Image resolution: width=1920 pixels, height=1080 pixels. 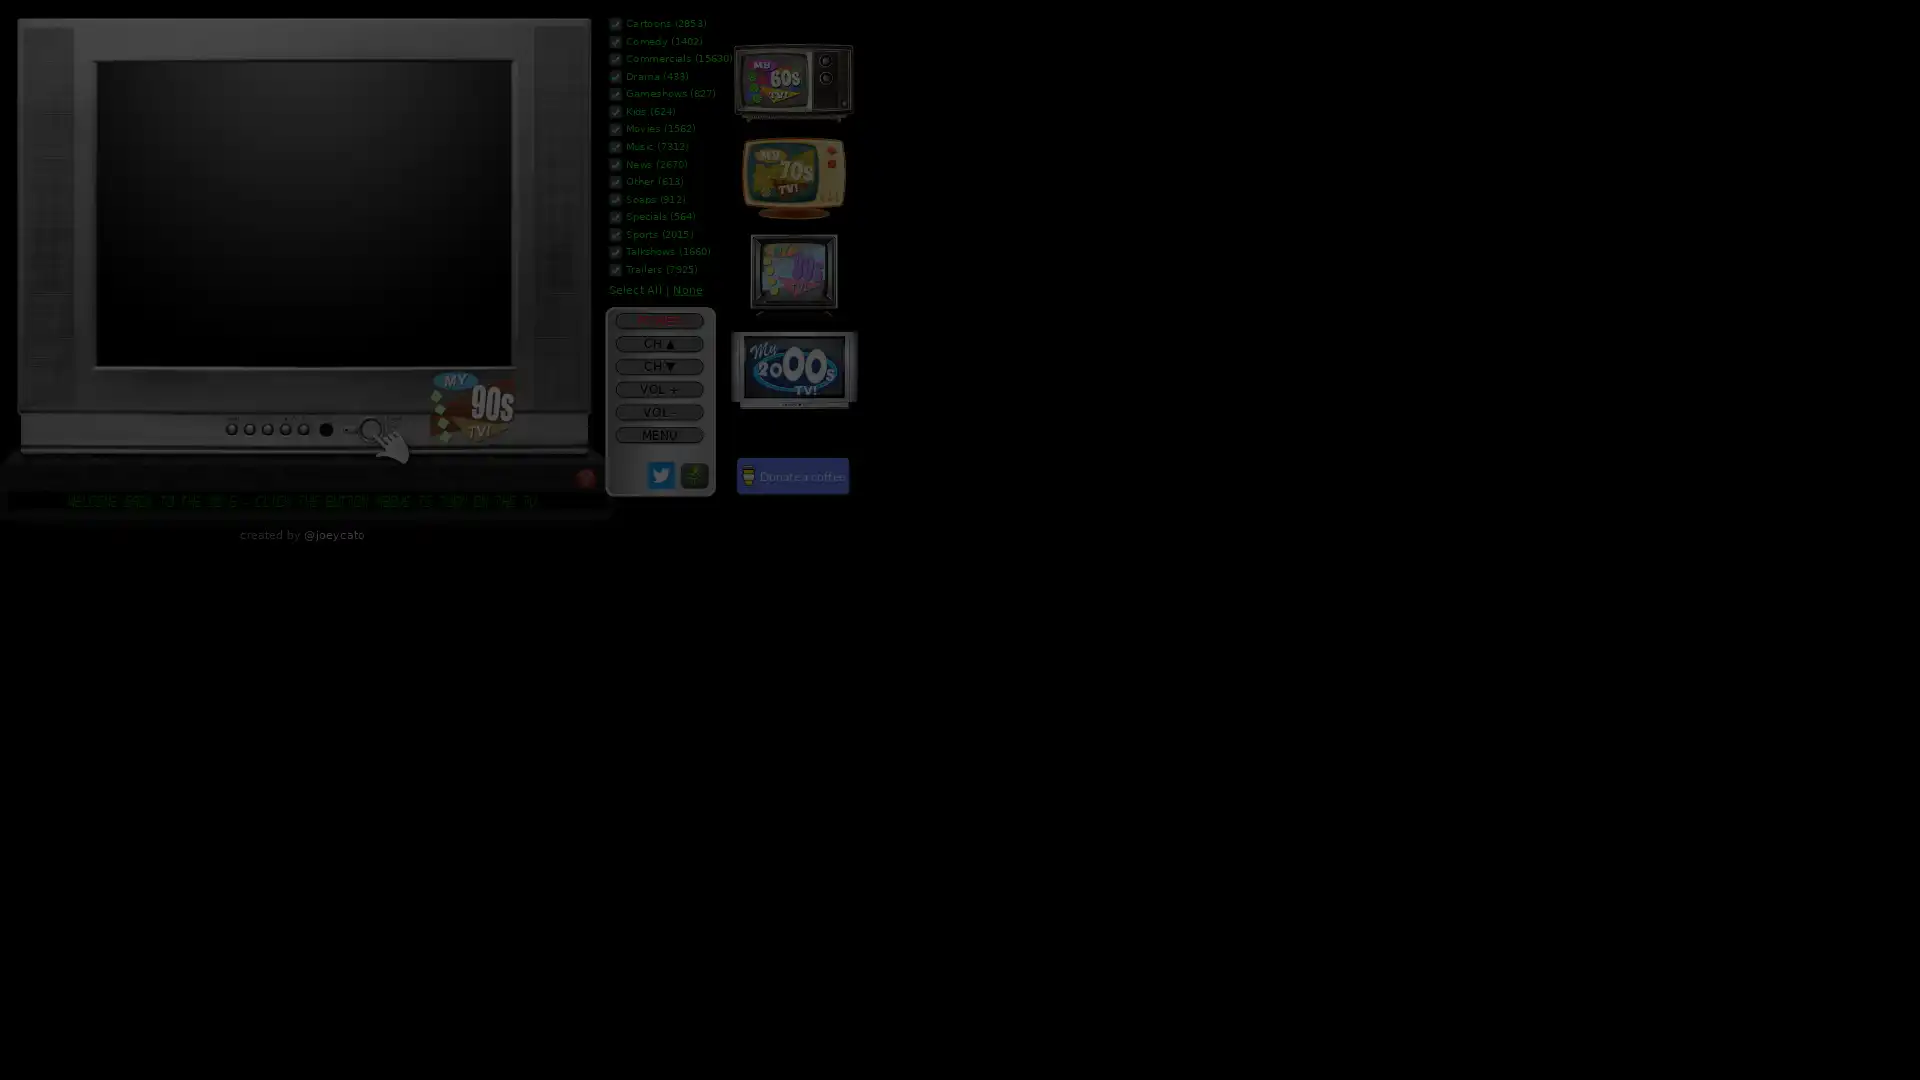 What do you see at coordinates (658, 319) in the screenshot?
I see `POWER` at bounding box center [658, 319].